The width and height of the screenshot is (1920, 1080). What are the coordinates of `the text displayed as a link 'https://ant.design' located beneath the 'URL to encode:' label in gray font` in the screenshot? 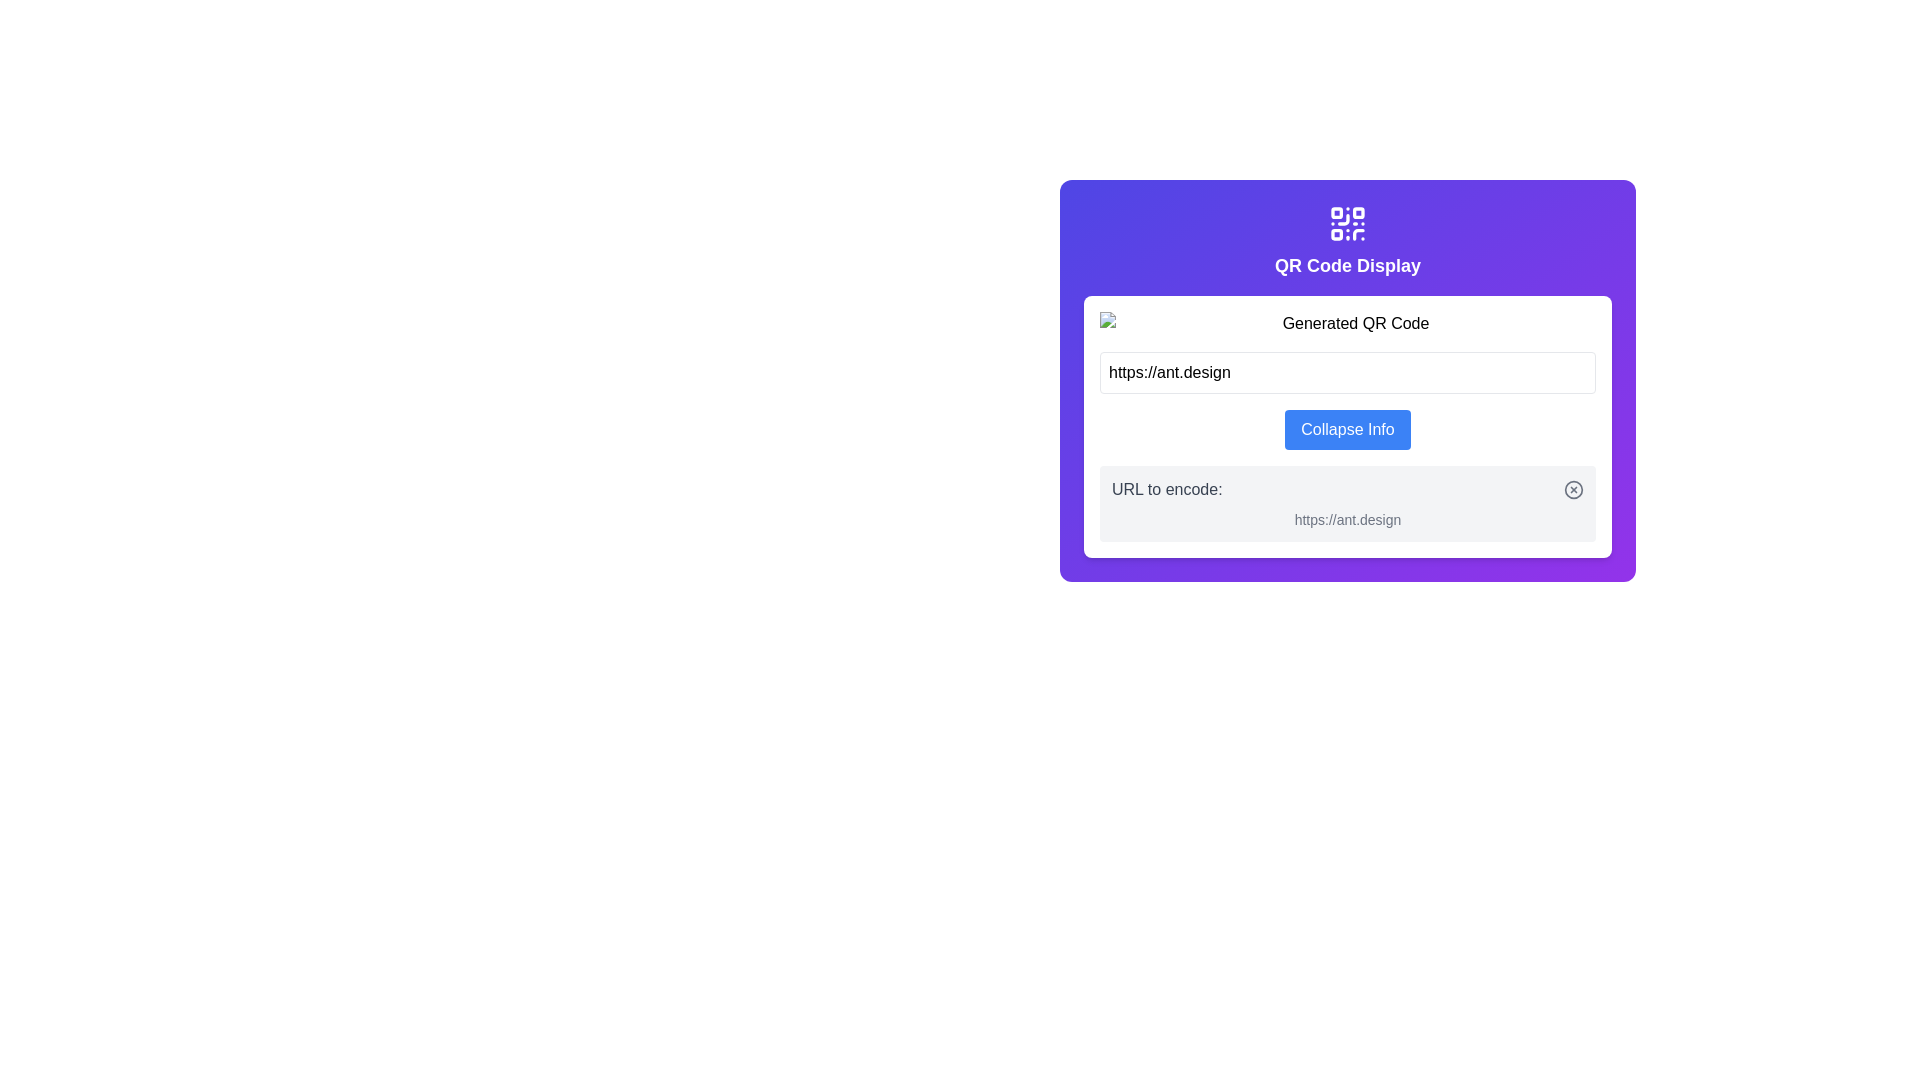 It's located at (1348, 519).